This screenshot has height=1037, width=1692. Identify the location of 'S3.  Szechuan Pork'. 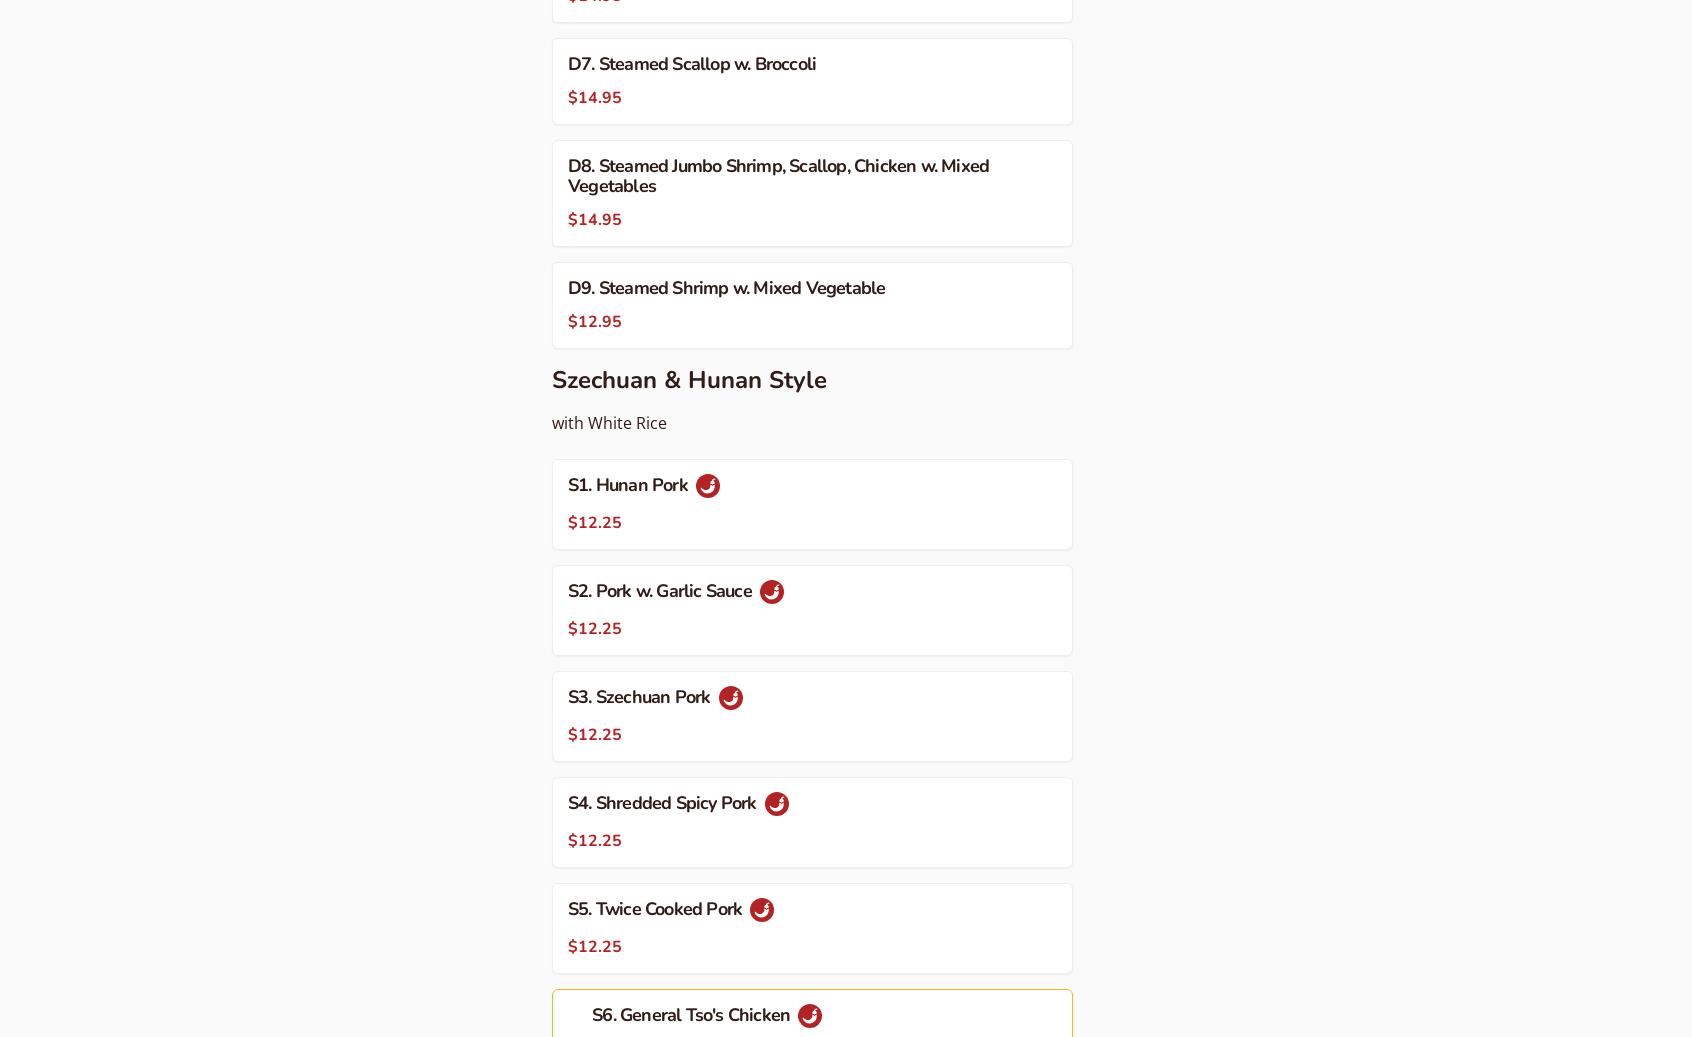
(640, 696).